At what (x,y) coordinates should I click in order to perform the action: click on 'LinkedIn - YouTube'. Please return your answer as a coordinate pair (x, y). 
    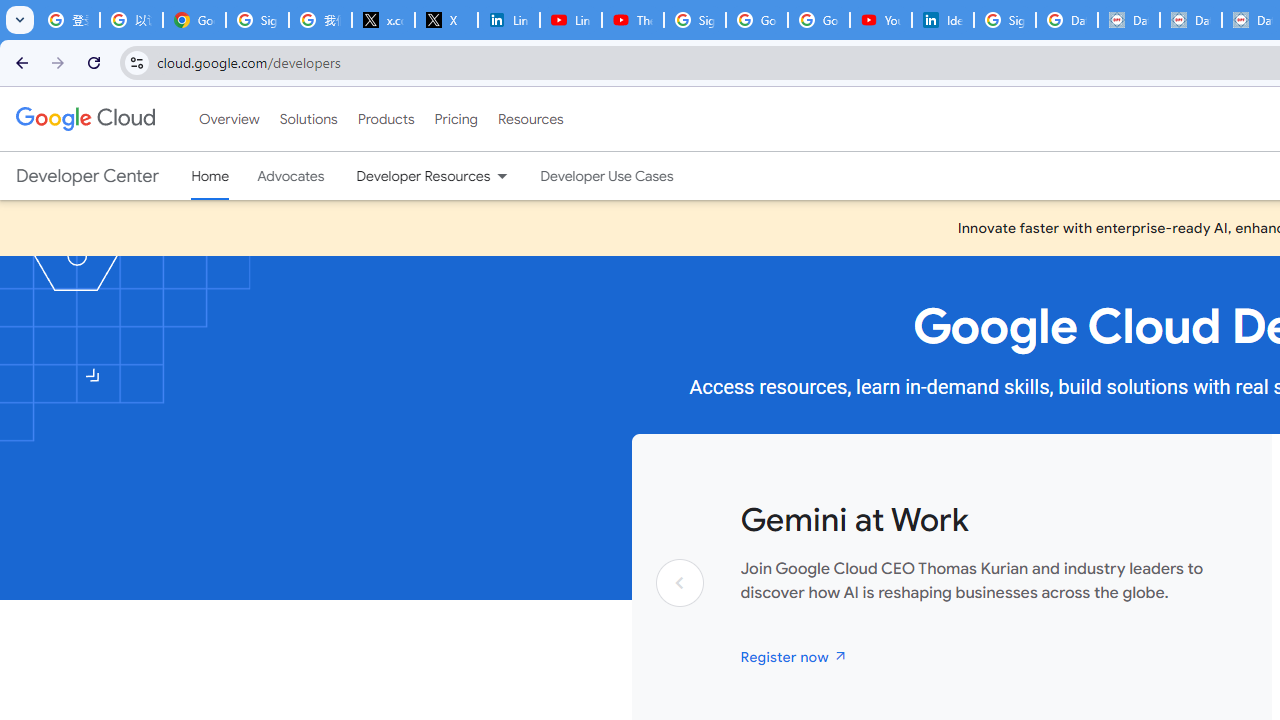
    Looking at the image, I should click on (569, 20).